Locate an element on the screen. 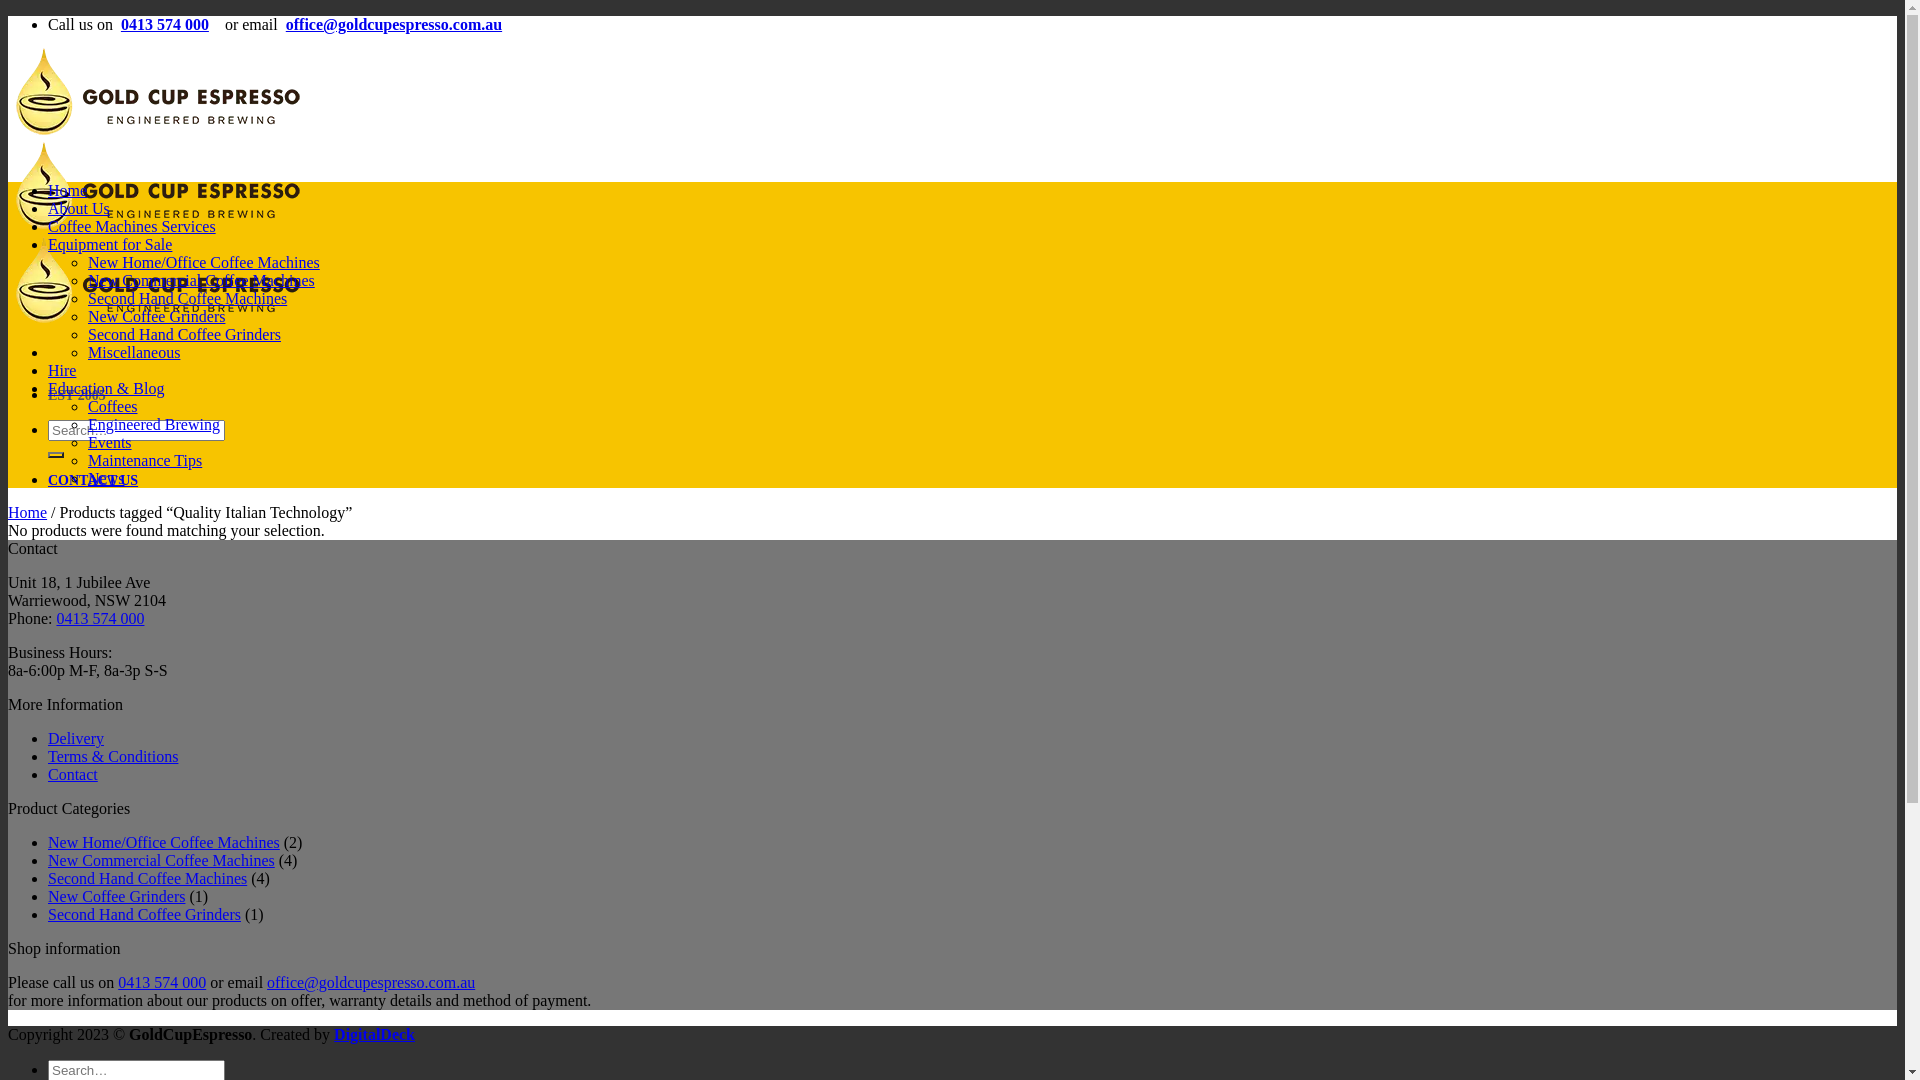 The width and height of the screenshot is (1920, 1080). 'DigitalDeck' is located at coordinates (374, 1034).